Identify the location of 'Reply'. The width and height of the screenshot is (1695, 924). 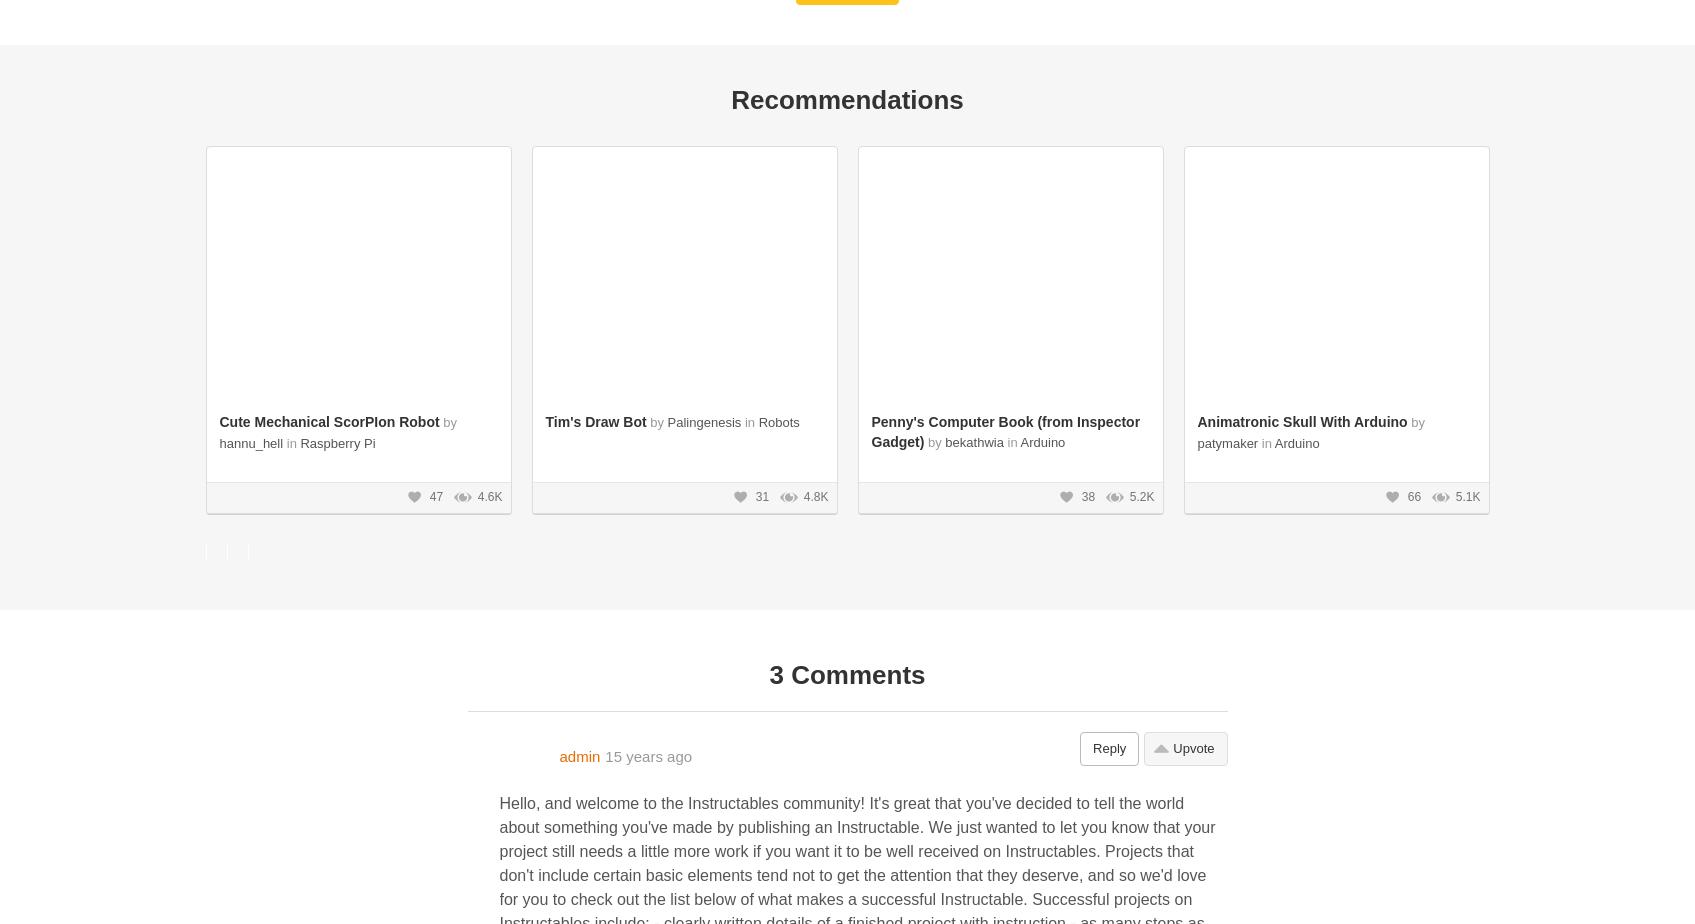
(1108, 748).